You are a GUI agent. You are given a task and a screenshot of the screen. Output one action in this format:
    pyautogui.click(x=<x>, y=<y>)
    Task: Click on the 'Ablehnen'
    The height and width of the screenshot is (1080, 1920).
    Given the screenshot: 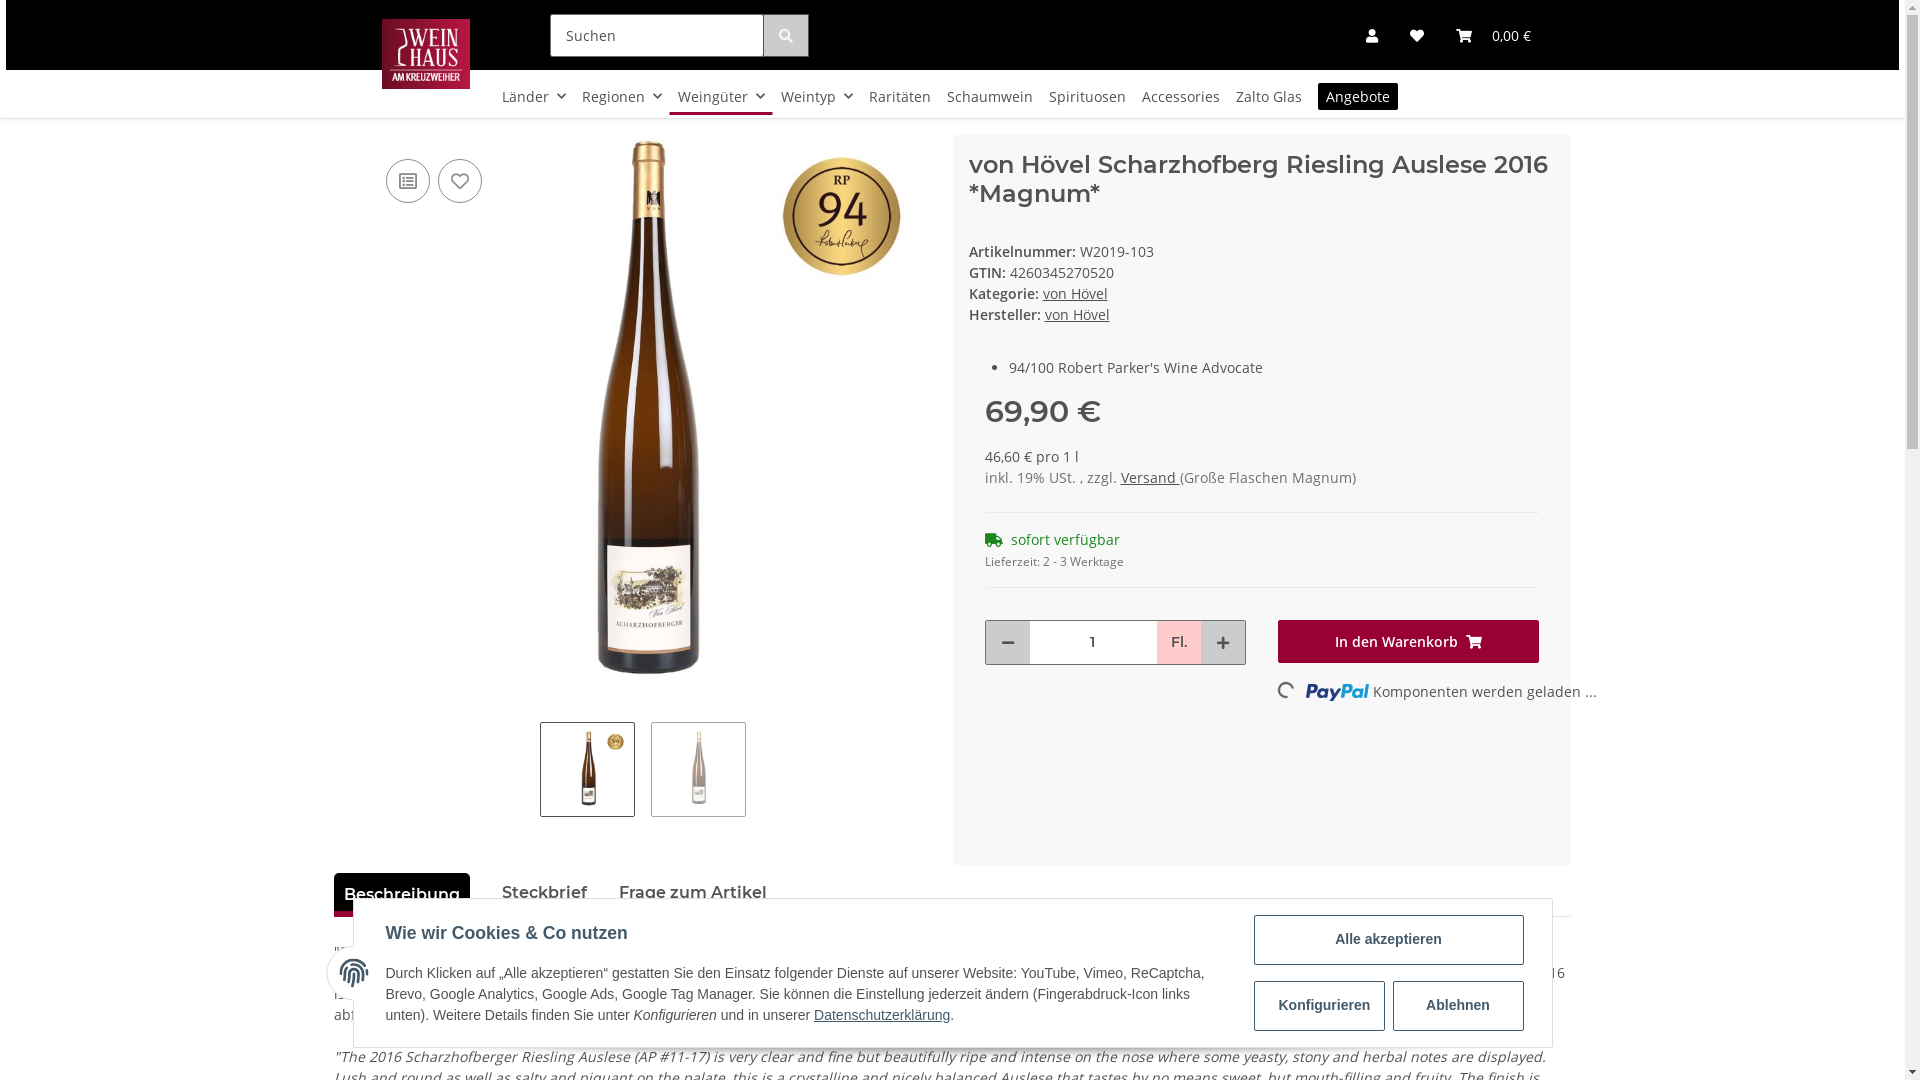 What is the action you would take?
    pyautogui.click(x=1457, y=1006)
    